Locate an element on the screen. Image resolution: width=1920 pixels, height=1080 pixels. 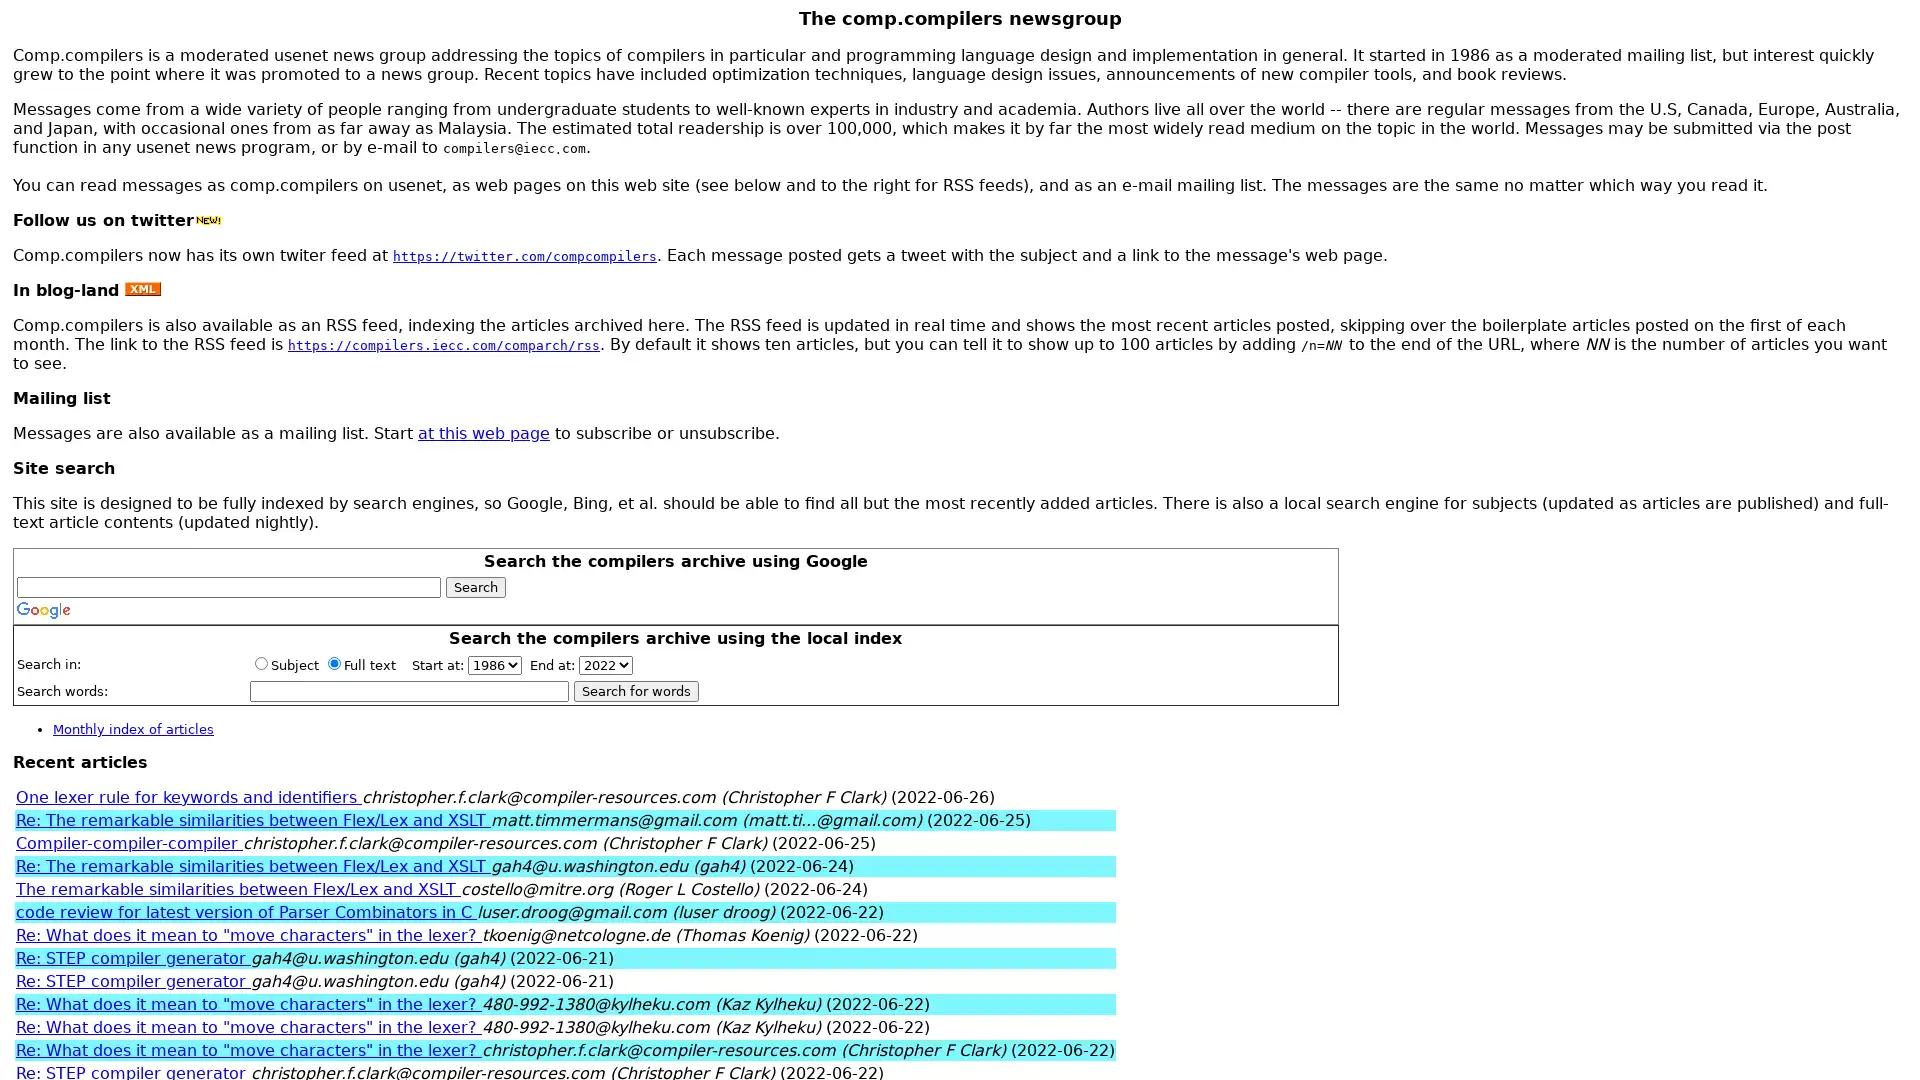
Search is located at coordinates (474, 585).